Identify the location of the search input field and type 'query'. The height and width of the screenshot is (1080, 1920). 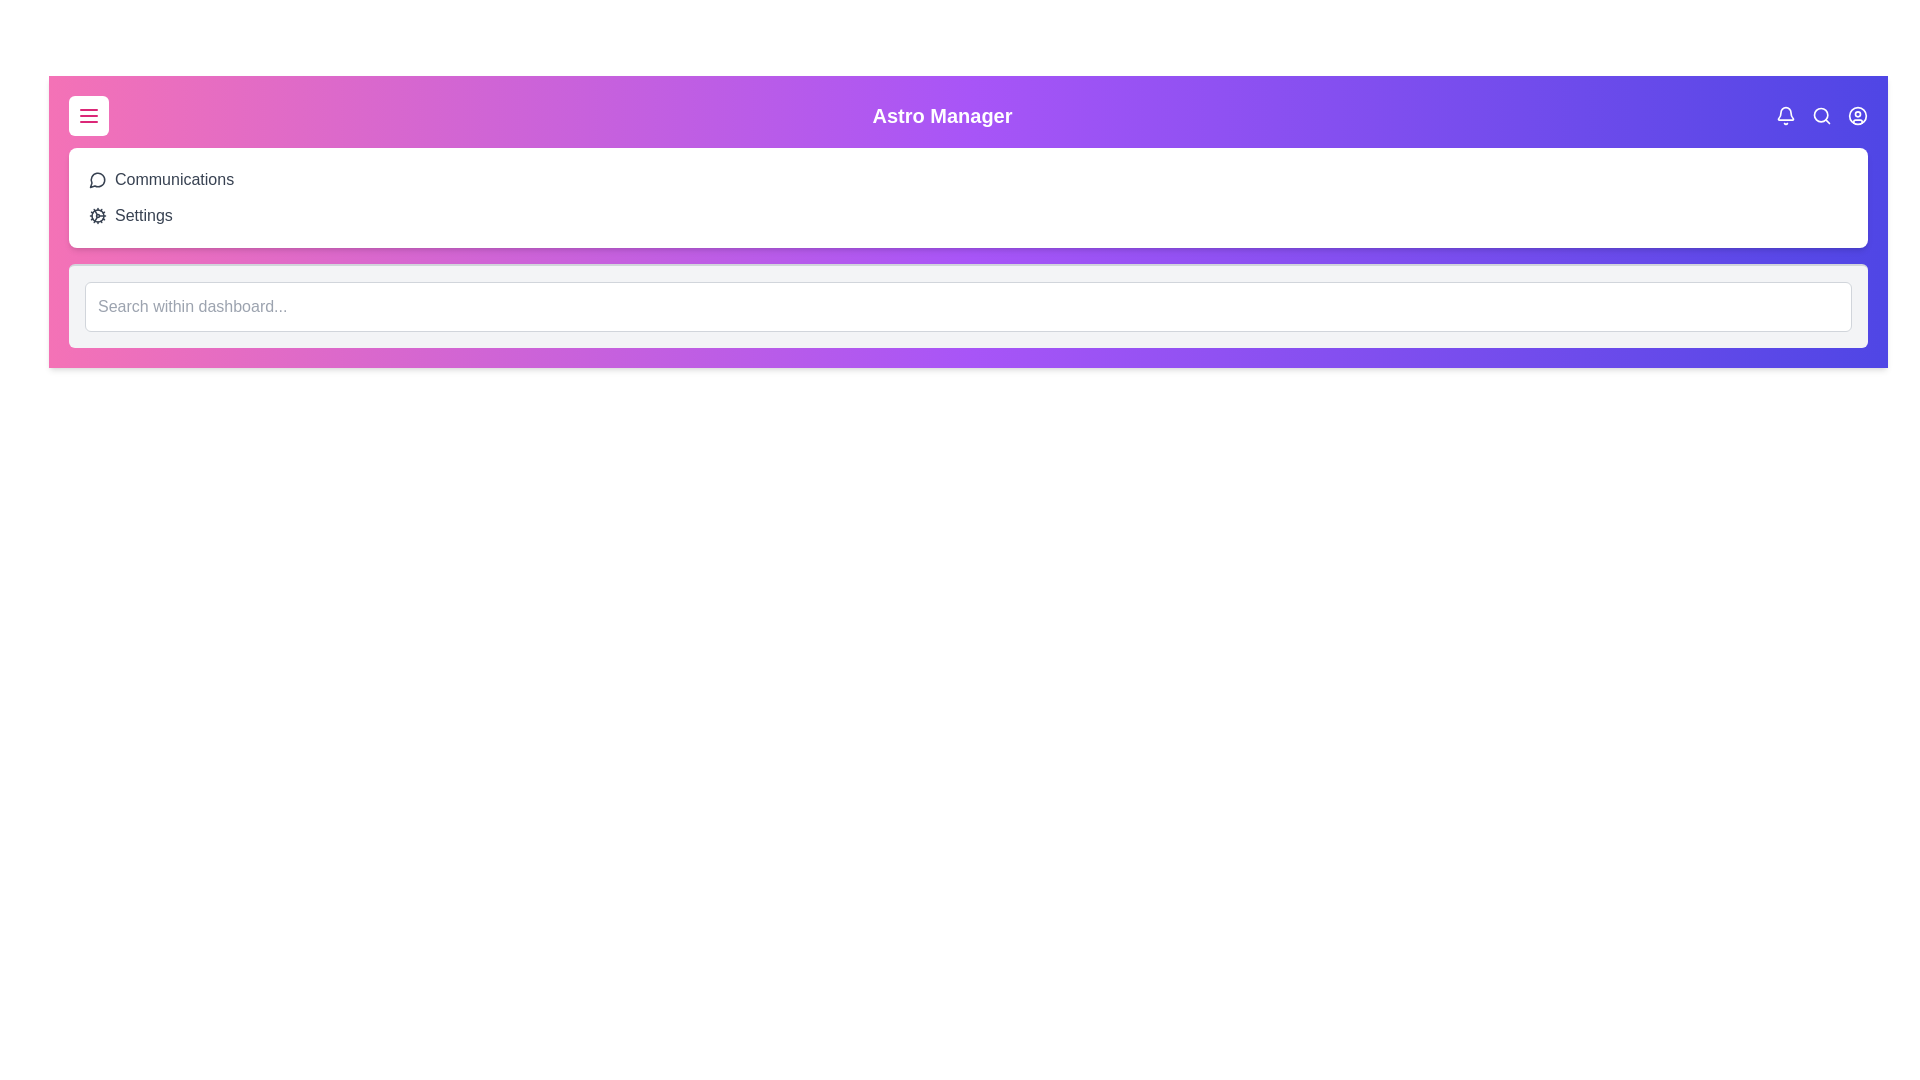
(968, 307).